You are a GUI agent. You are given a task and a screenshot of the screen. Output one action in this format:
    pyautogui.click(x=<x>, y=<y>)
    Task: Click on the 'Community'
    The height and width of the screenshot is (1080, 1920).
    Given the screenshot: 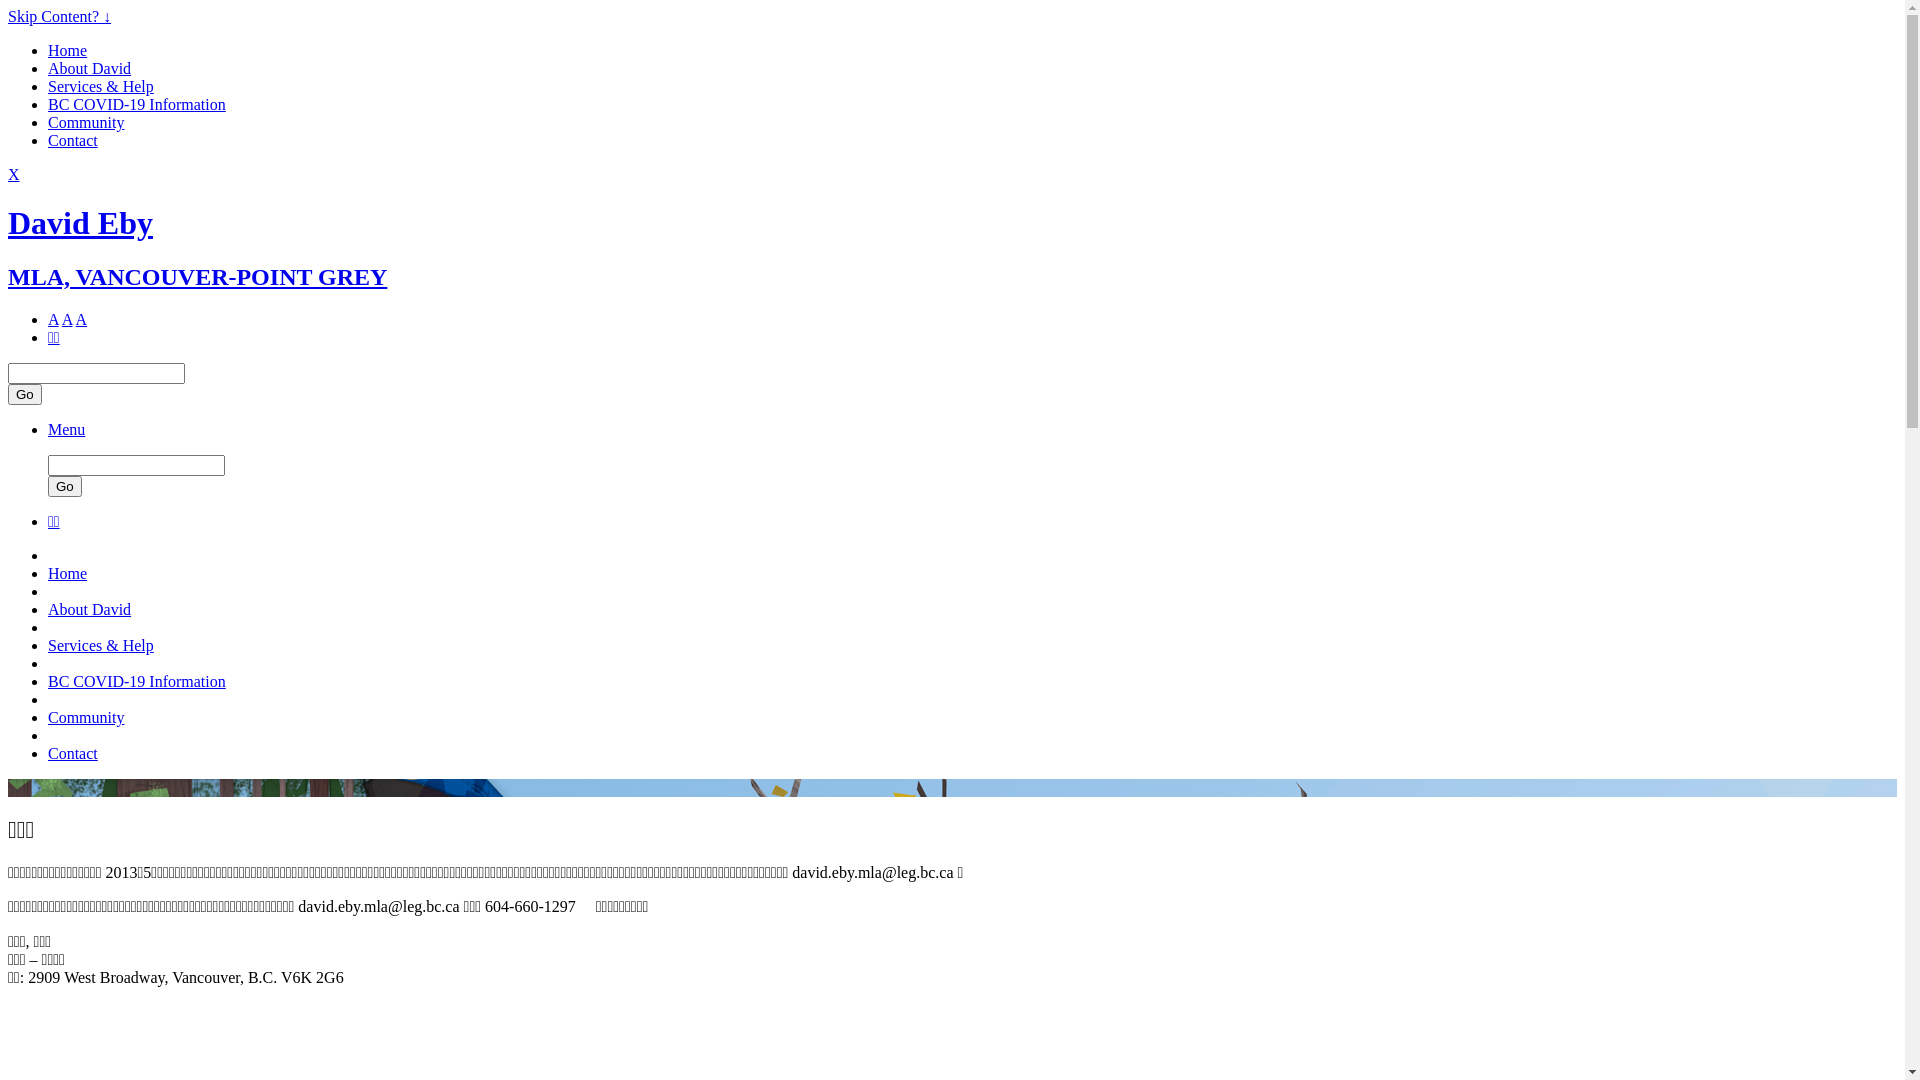 What is the action you would take?
    pyautogui.click(x=48, y=716)
    